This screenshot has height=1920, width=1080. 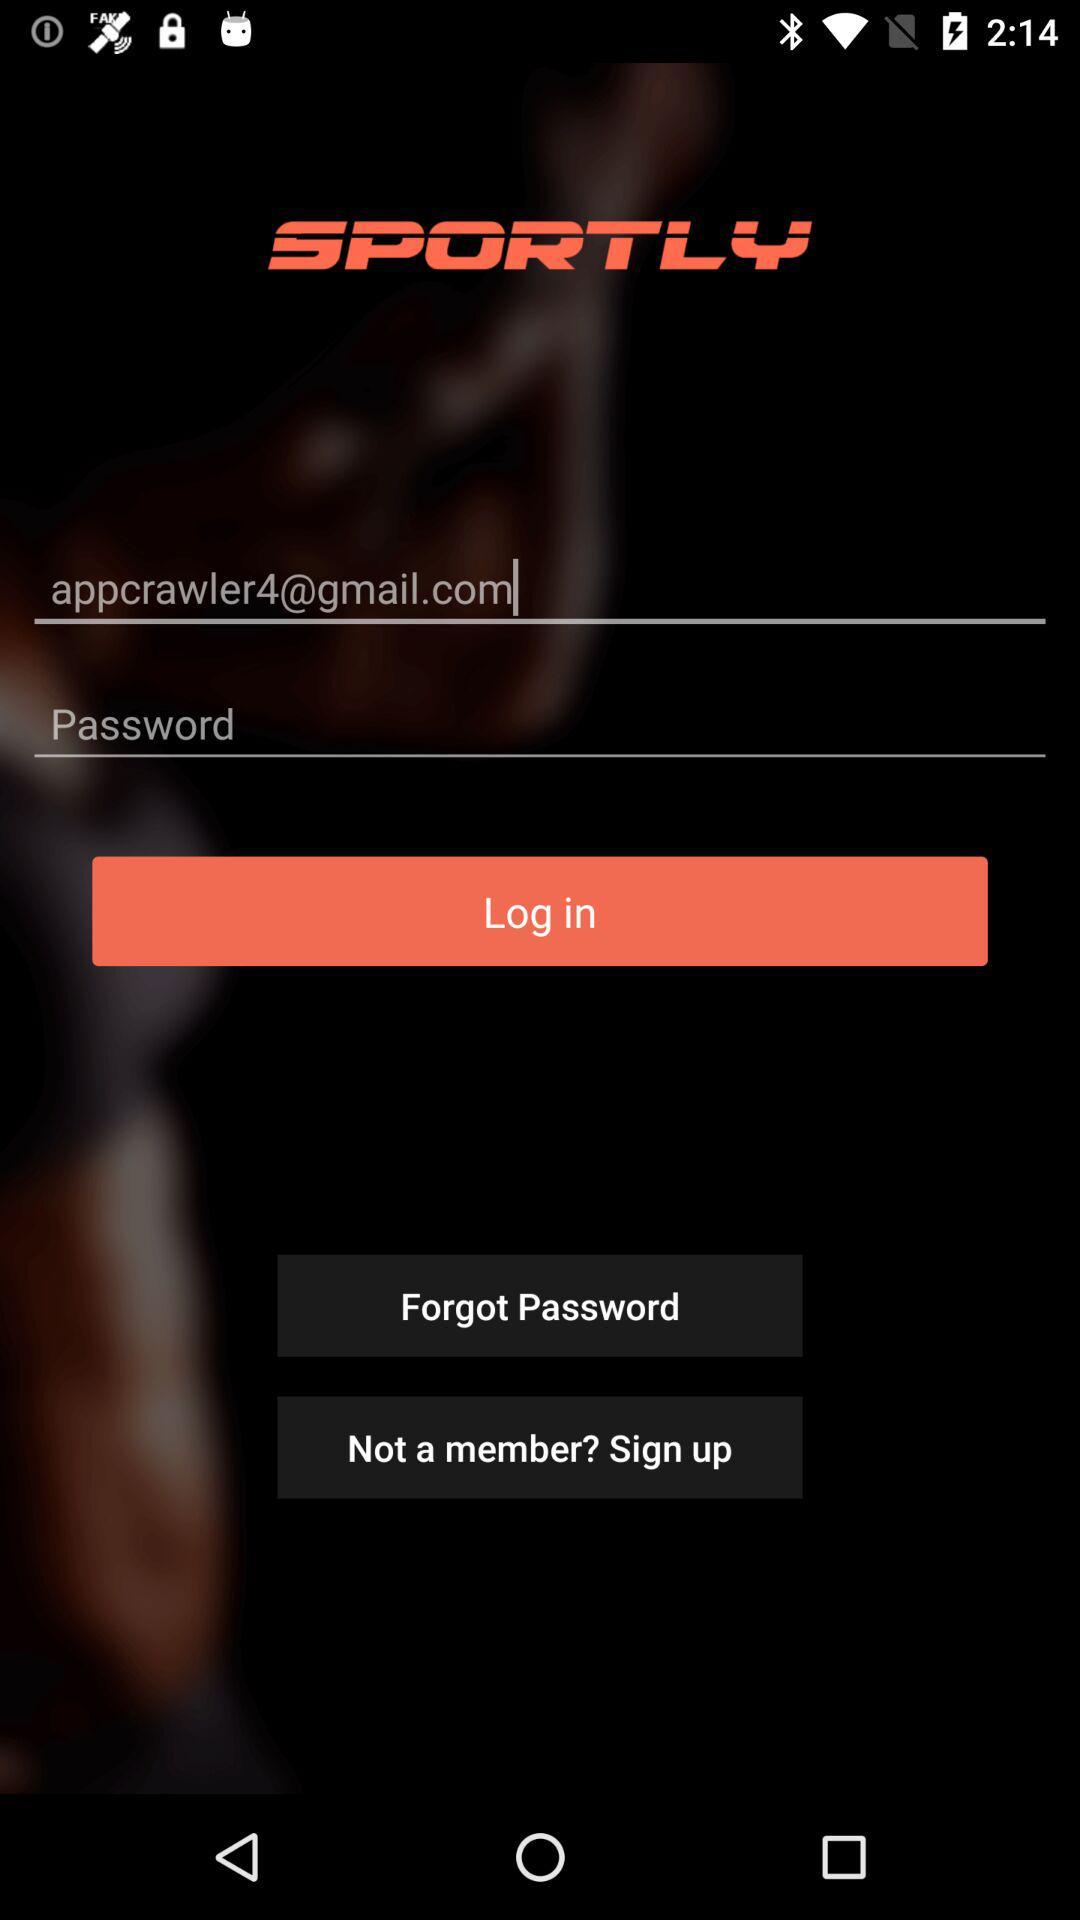 What do you see at coordinates (540, 722) in the screenshot?
I see `the icon below appcrawler4@gmail.com icon` at bounding box center [540, 722].